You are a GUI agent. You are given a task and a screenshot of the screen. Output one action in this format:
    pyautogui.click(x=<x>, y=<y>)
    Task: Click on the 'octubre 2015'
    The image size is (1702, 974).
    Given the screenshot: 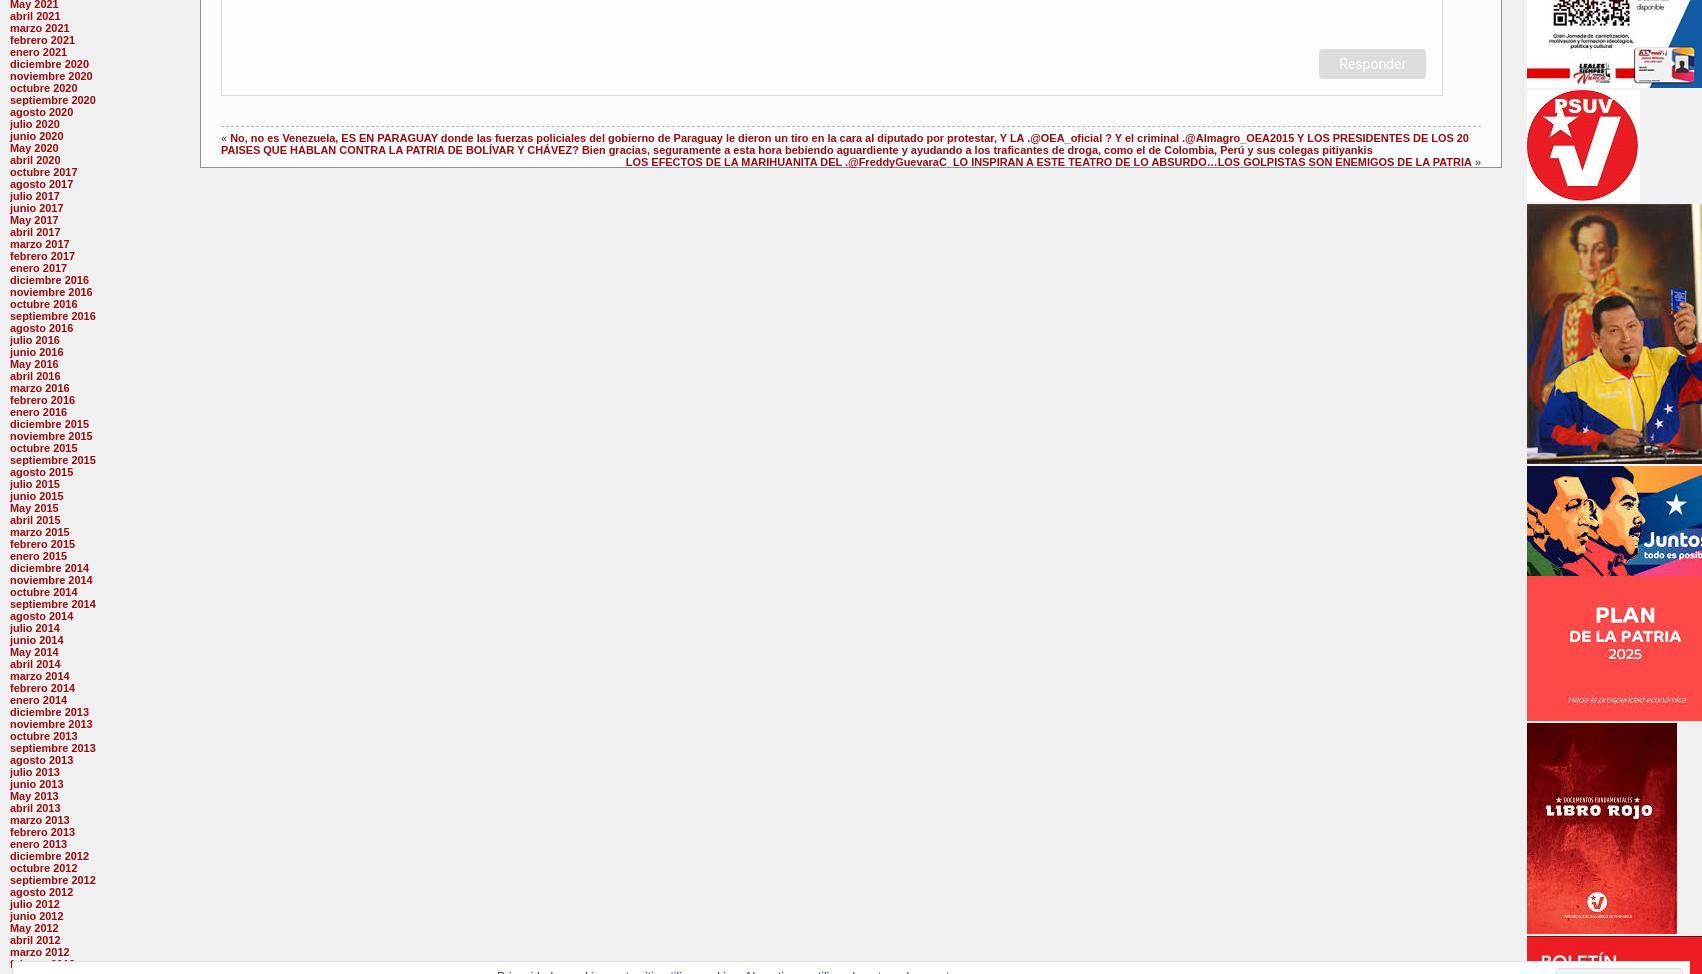 What is the action you would take?
    pyautogui.click(x=10, y=447)
    